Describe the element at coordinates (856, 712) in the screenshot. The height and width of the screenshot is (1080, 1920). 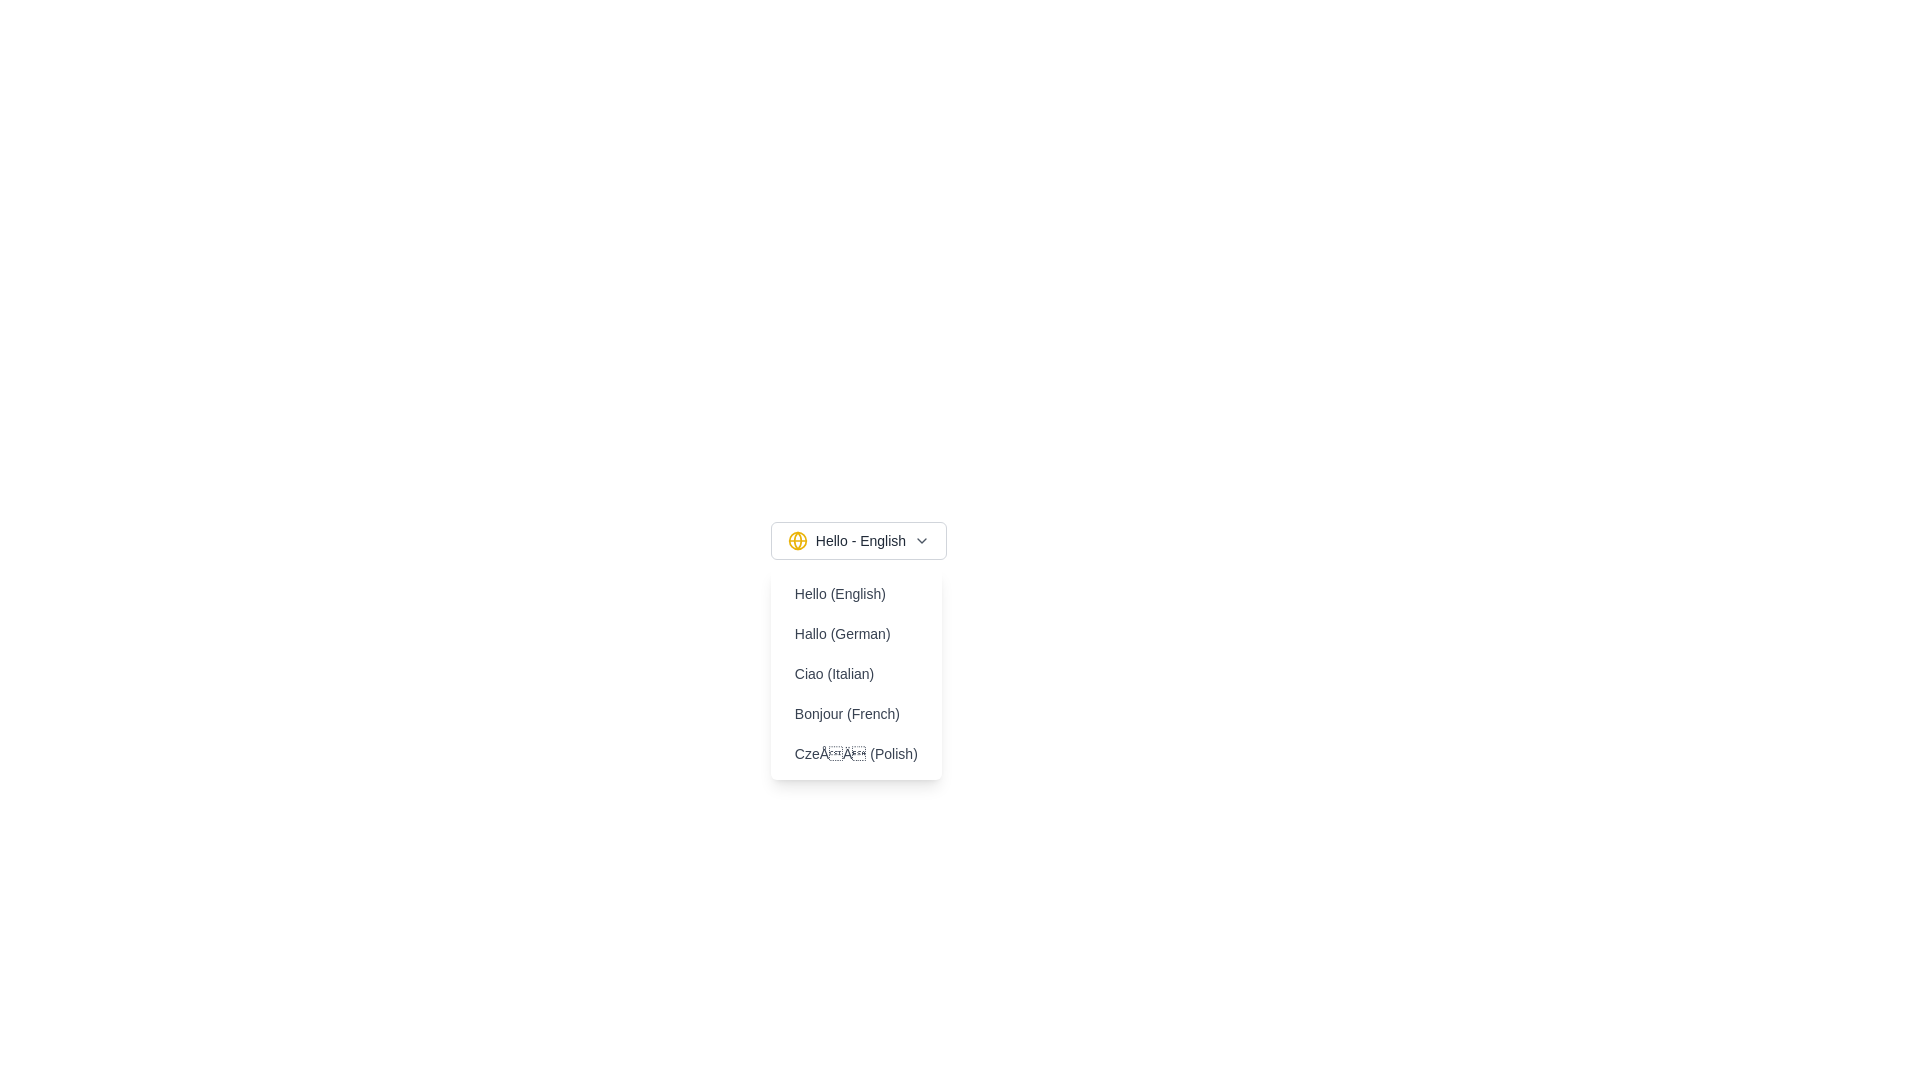
I see `the dropdown menu option labeled 'Bonjour (French)'` at that location.